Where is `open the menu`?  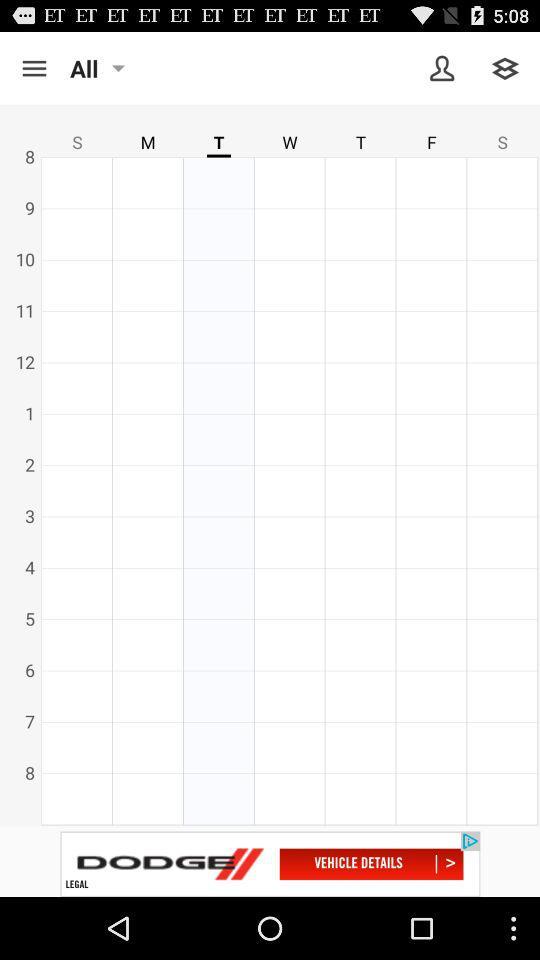 open the menu is located at coordinates (33, 68).